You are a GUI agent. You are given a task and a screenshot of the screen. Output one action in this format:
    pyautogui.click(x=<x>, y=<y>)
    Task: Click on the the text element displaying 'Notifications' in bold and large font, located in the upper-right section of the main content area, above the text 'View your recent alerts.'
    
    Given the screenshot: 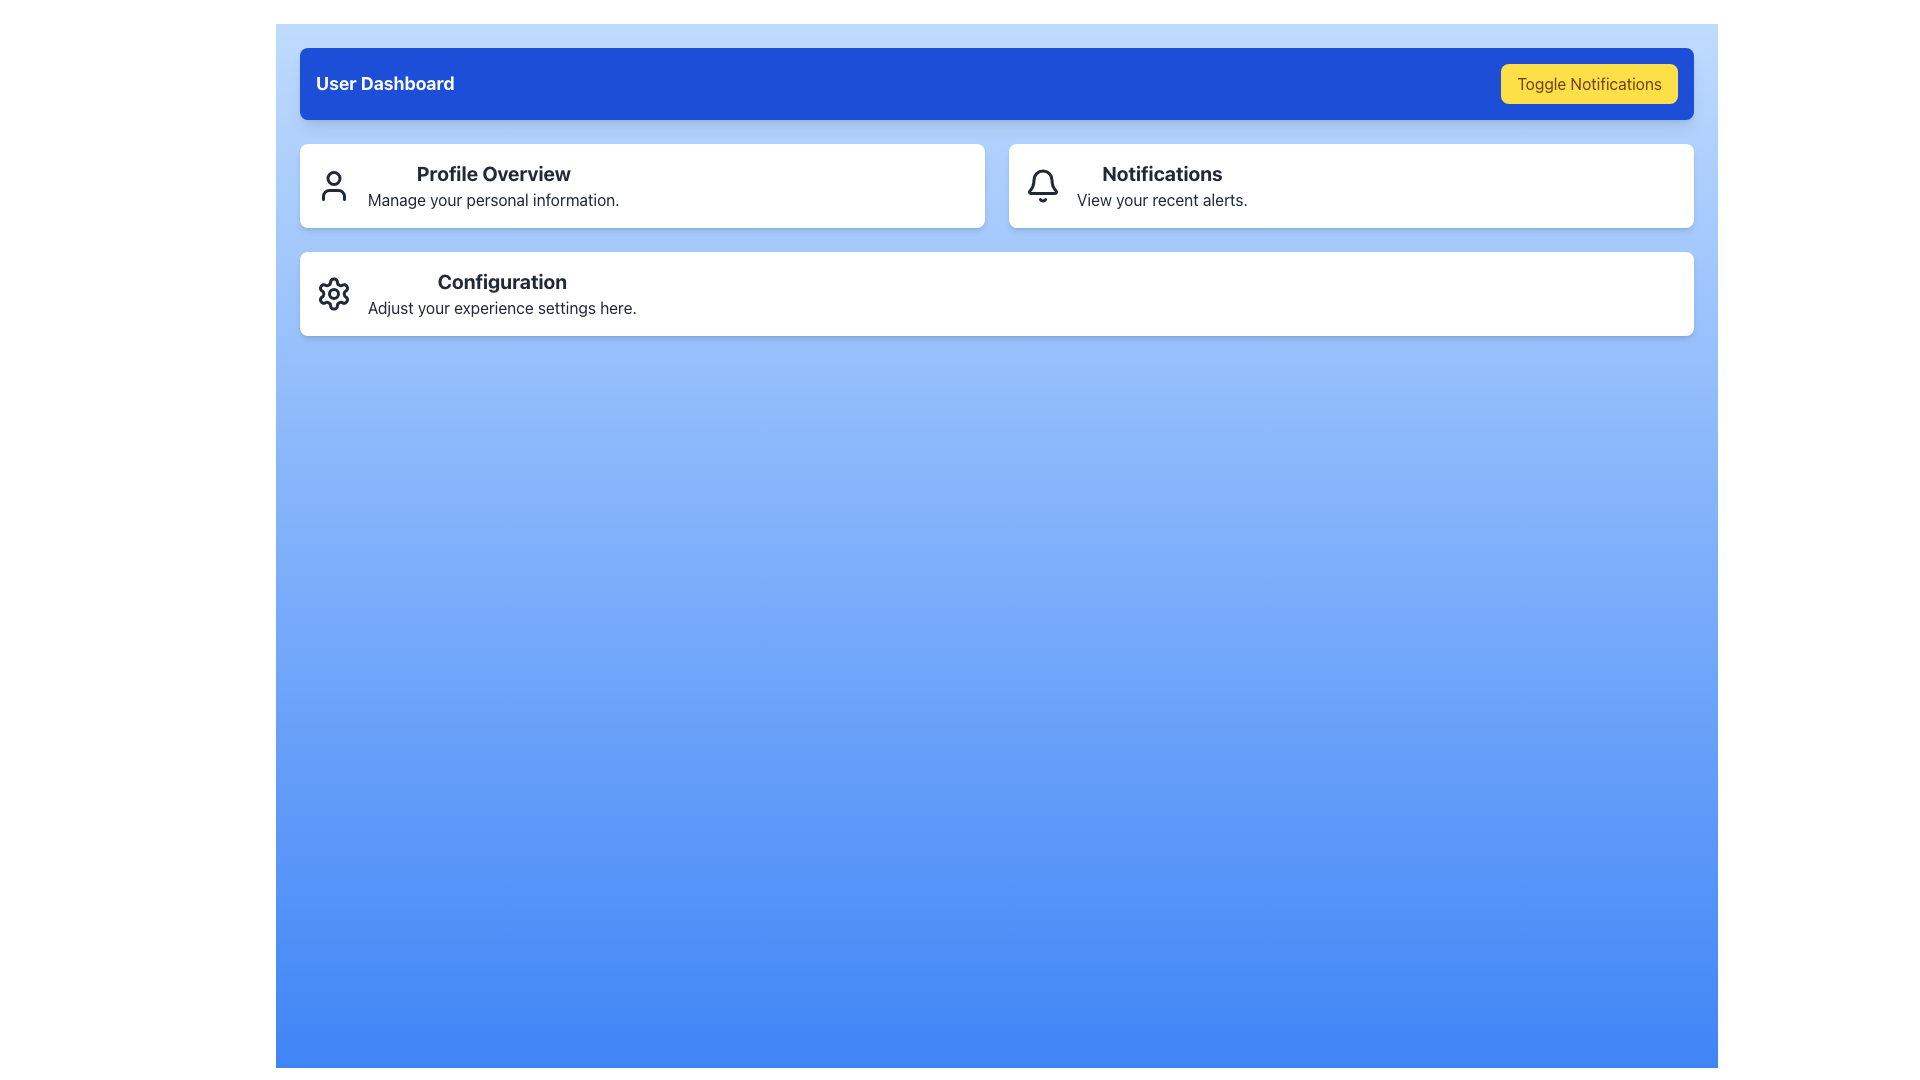 What is the action you would take?
    pyautogui.click(x=1162, y=172)
    